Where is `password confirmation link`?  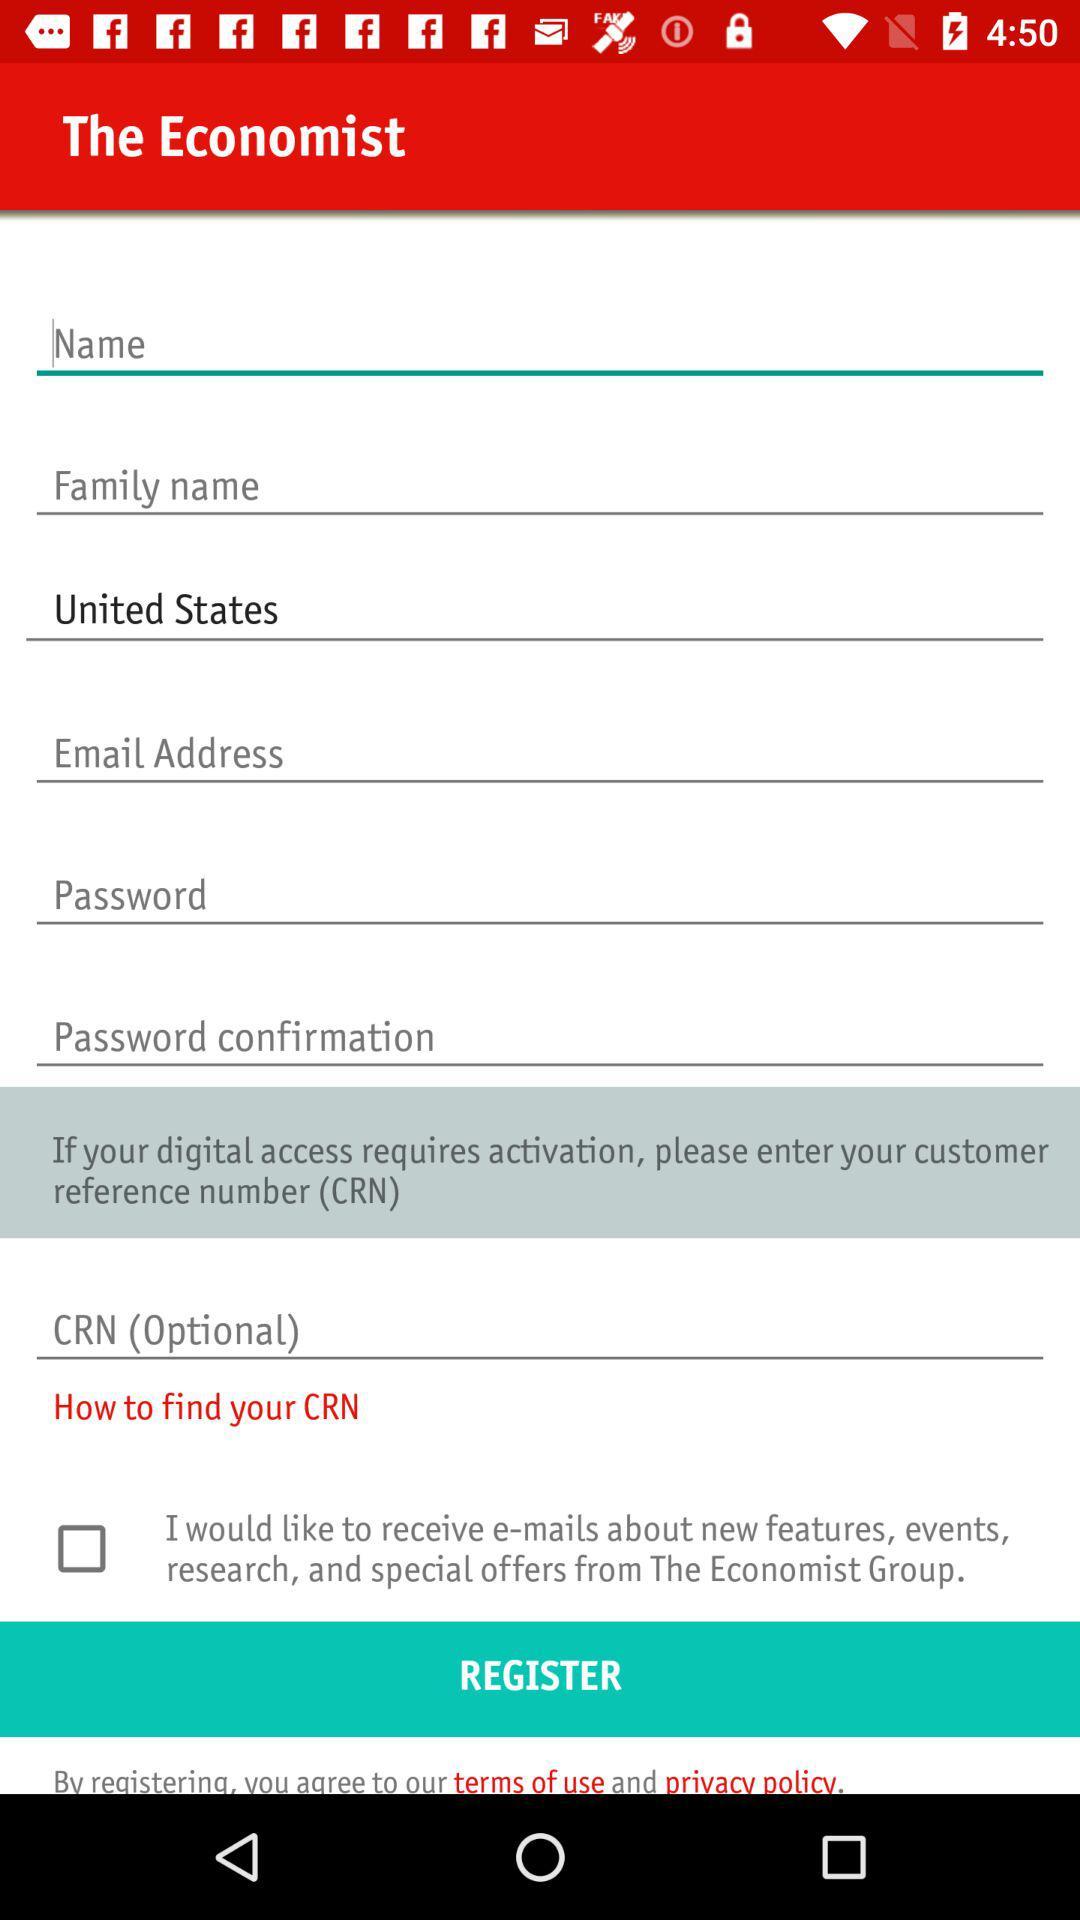
password confirmation link is located at coordinates (540, 1015).